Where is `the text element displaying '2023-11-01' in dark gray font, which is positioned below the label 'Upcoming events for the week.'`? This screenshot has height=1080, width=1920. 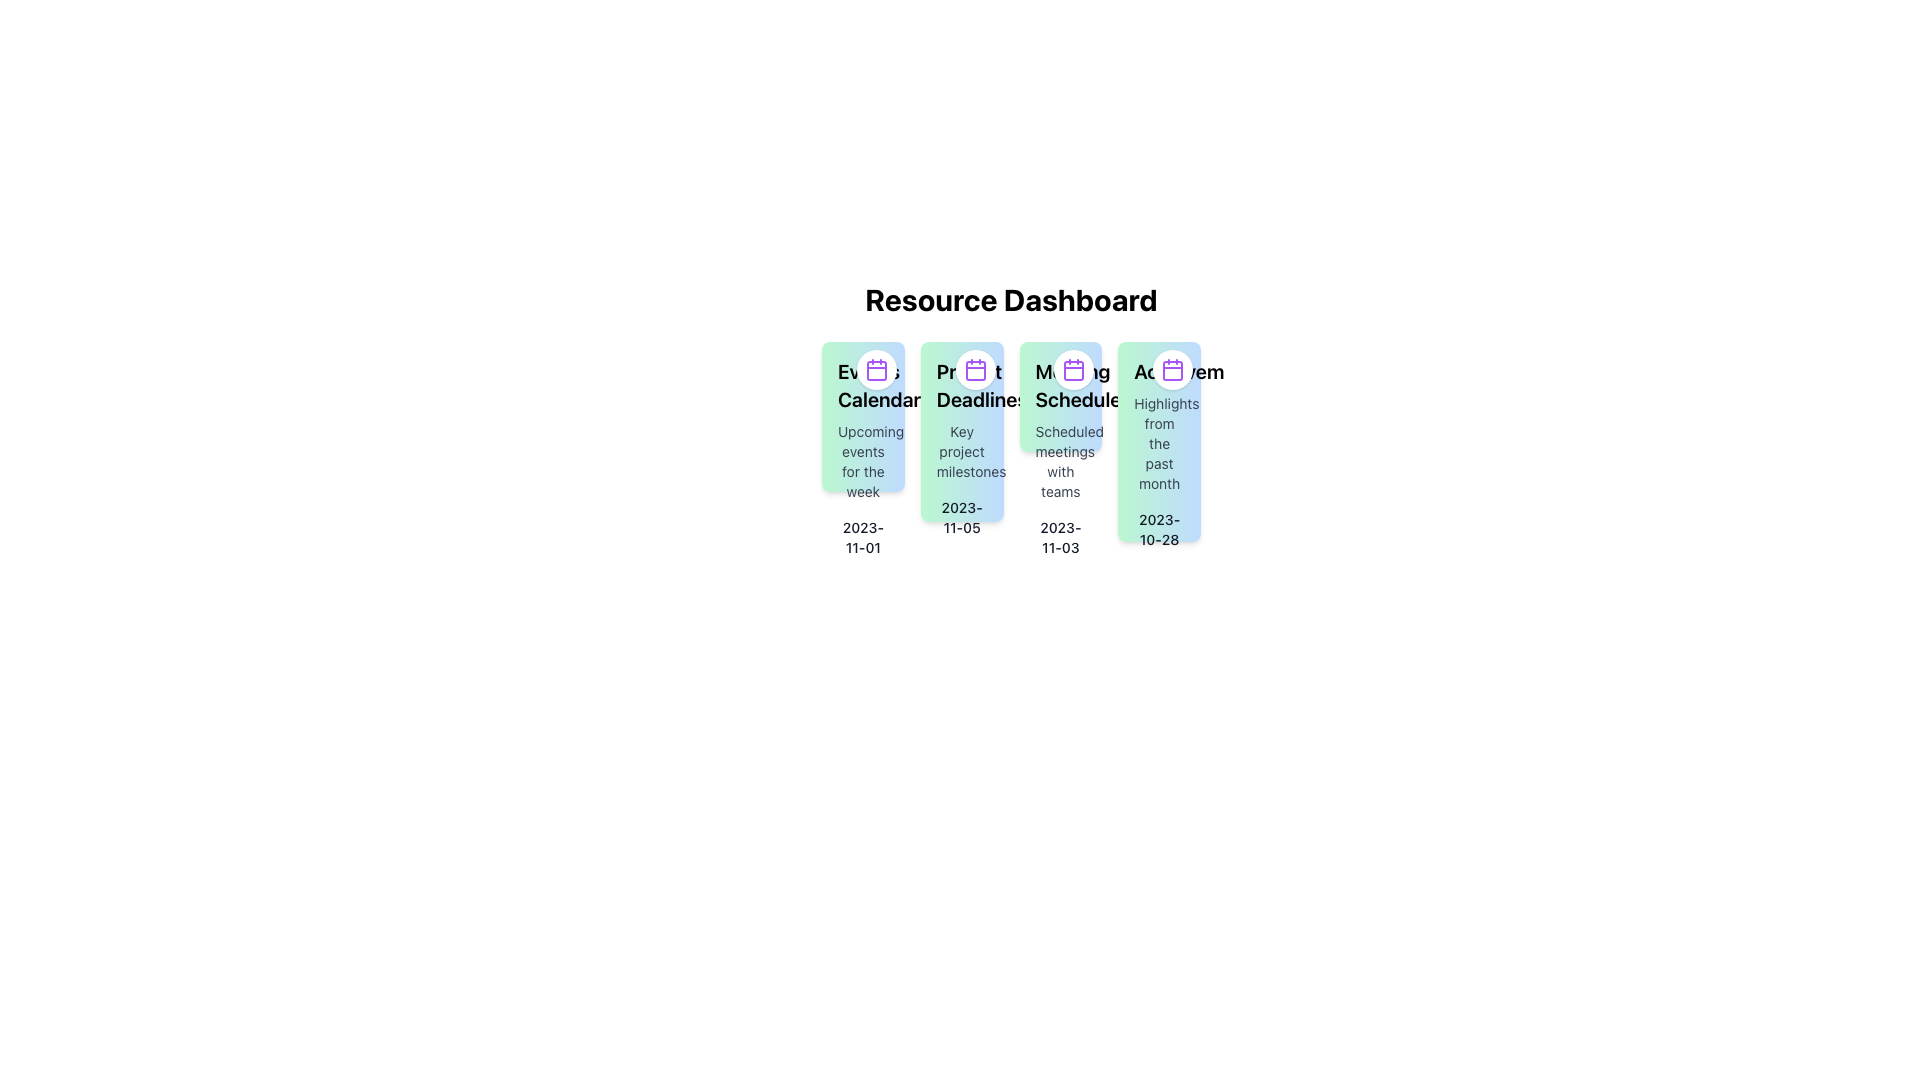 the text element displaying '2023-11-01' in dark gray font, which is positioned below the label 'Upcoming events for the week.' is located at coordinates (863, 536).